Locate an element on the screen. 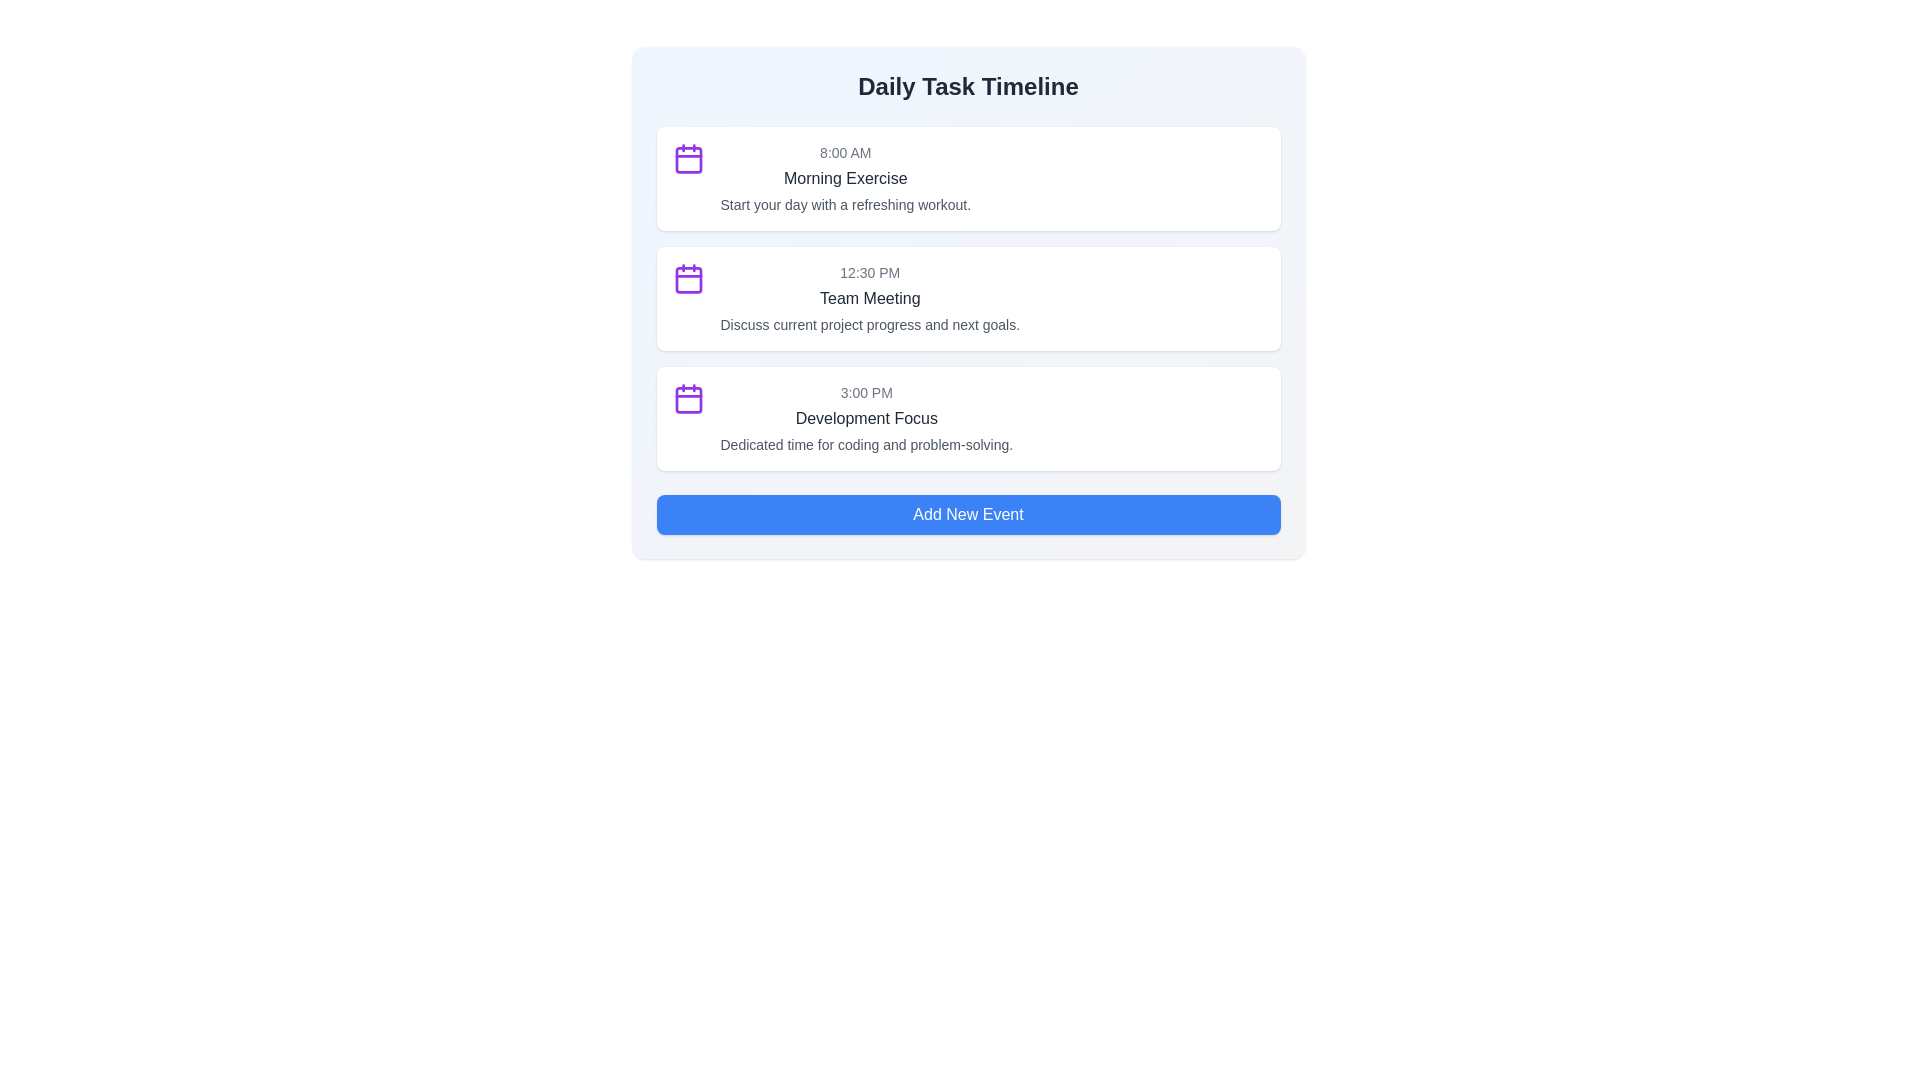  text element serving as a title or header for the associated event, located between the timestamp '8:00 AM' and the description 'Start your day with a refreshing workout.' is located at coordinates (845, 177).